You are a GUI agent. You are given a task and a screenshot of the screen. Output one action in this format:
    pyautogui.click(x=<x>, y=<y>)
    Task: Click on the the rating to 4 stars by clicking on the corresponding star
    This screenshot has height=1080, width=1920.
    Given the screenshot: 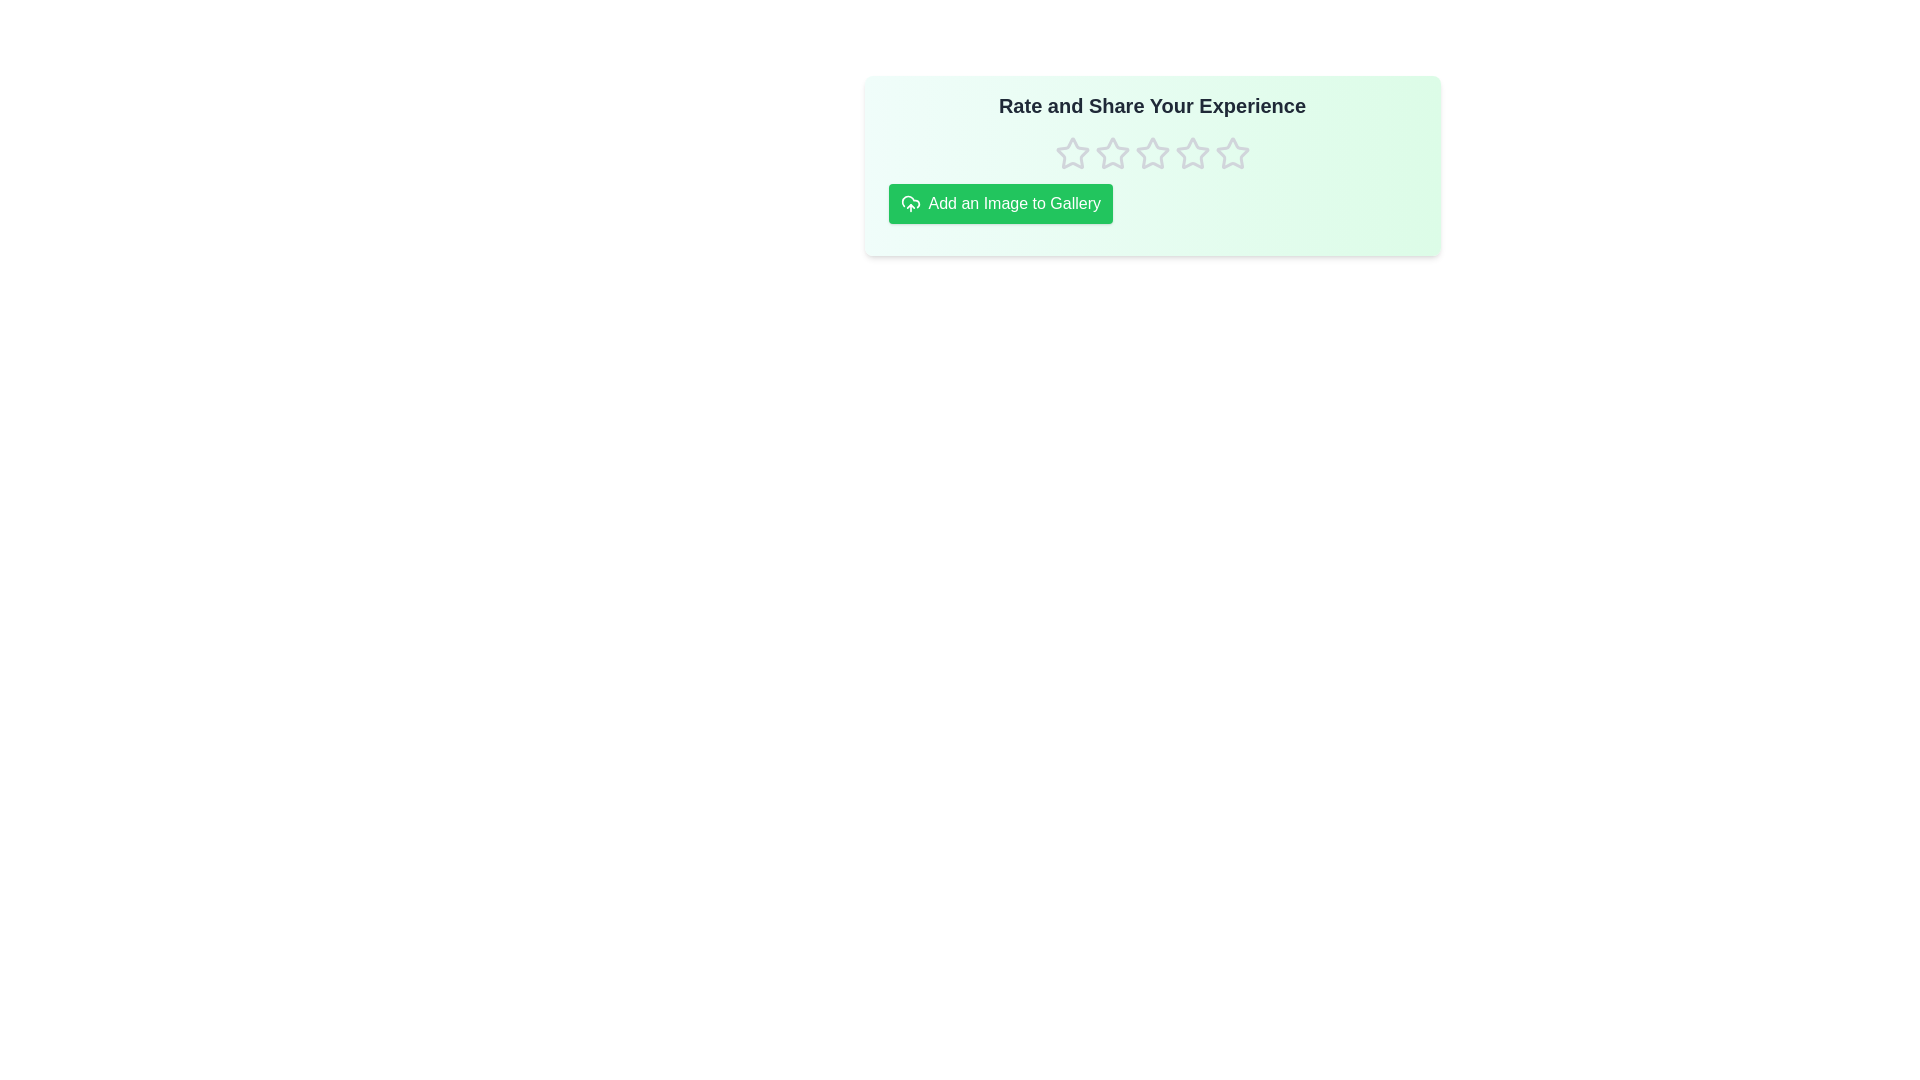 What is the action you would take?
    pyautogui.click(x=1192, y=153)
    